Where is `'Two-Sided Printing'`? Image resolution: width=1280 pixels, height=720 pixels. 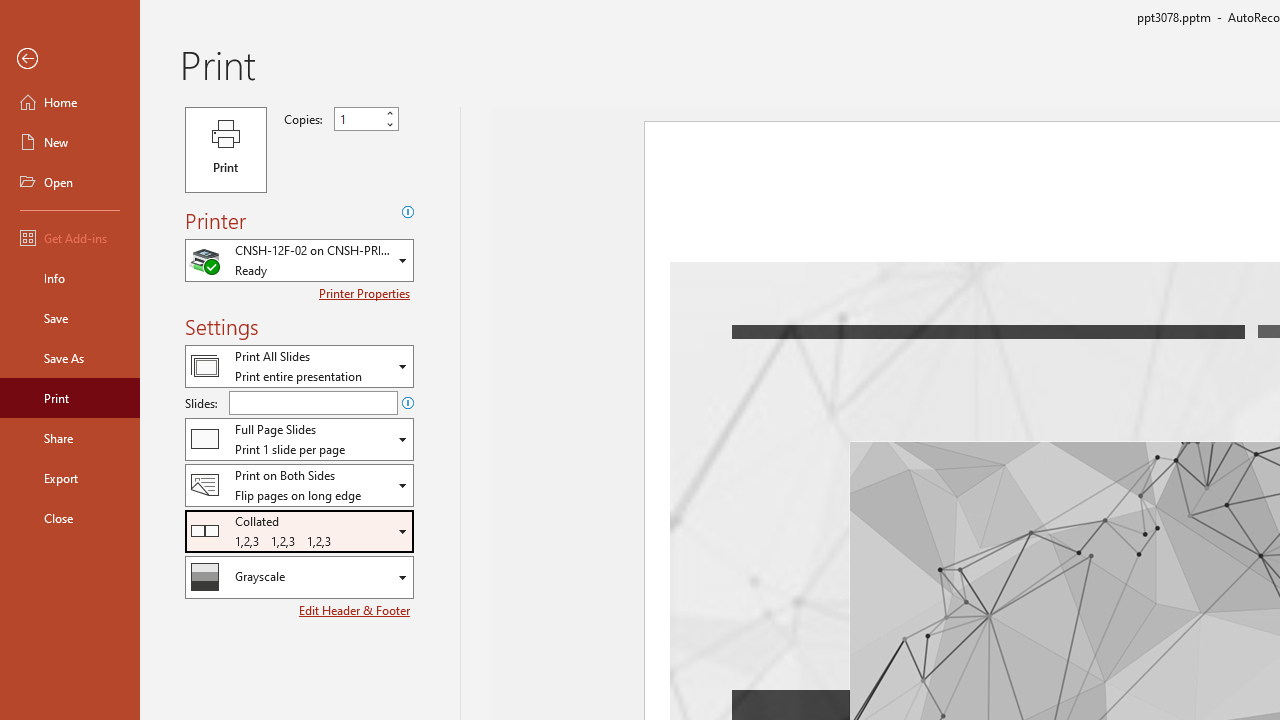
'Two-Sided Printing' is located at coordinates (298, 485).